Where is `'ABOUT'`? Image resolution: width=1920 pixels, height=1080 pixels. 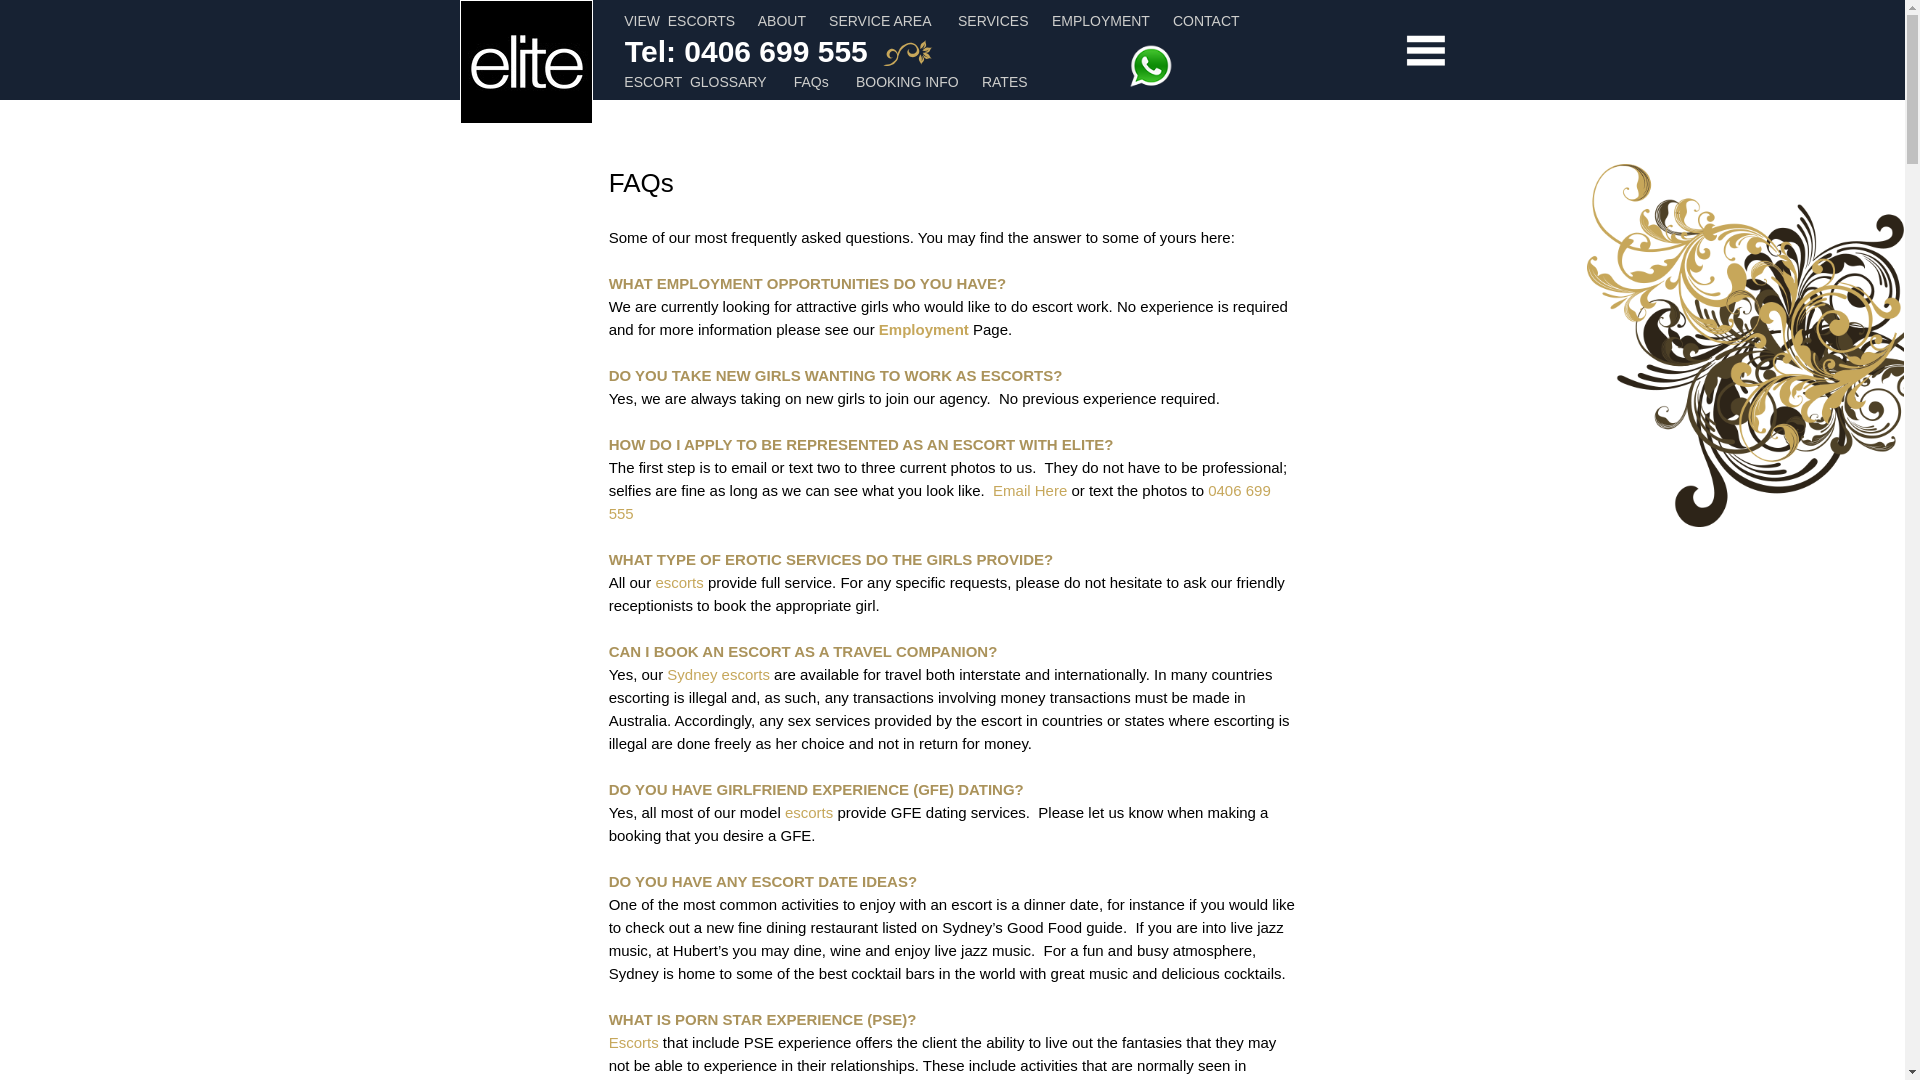
'ABOUT' is located at coordinates (781, 20).